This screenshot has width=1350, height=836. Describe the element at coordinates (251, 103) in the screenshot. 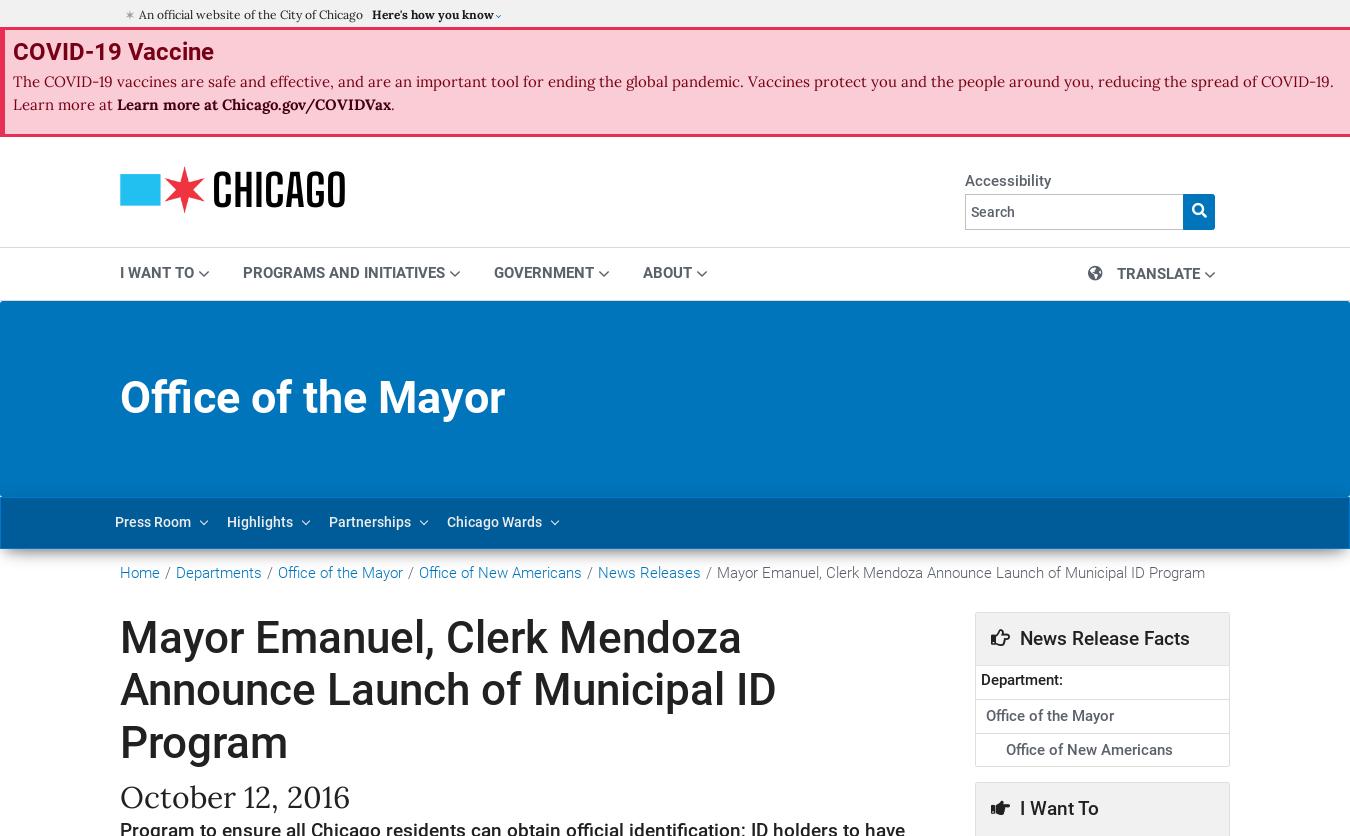

I see `'Learn more at Chicago.gov/COVIDVax'` at that location.